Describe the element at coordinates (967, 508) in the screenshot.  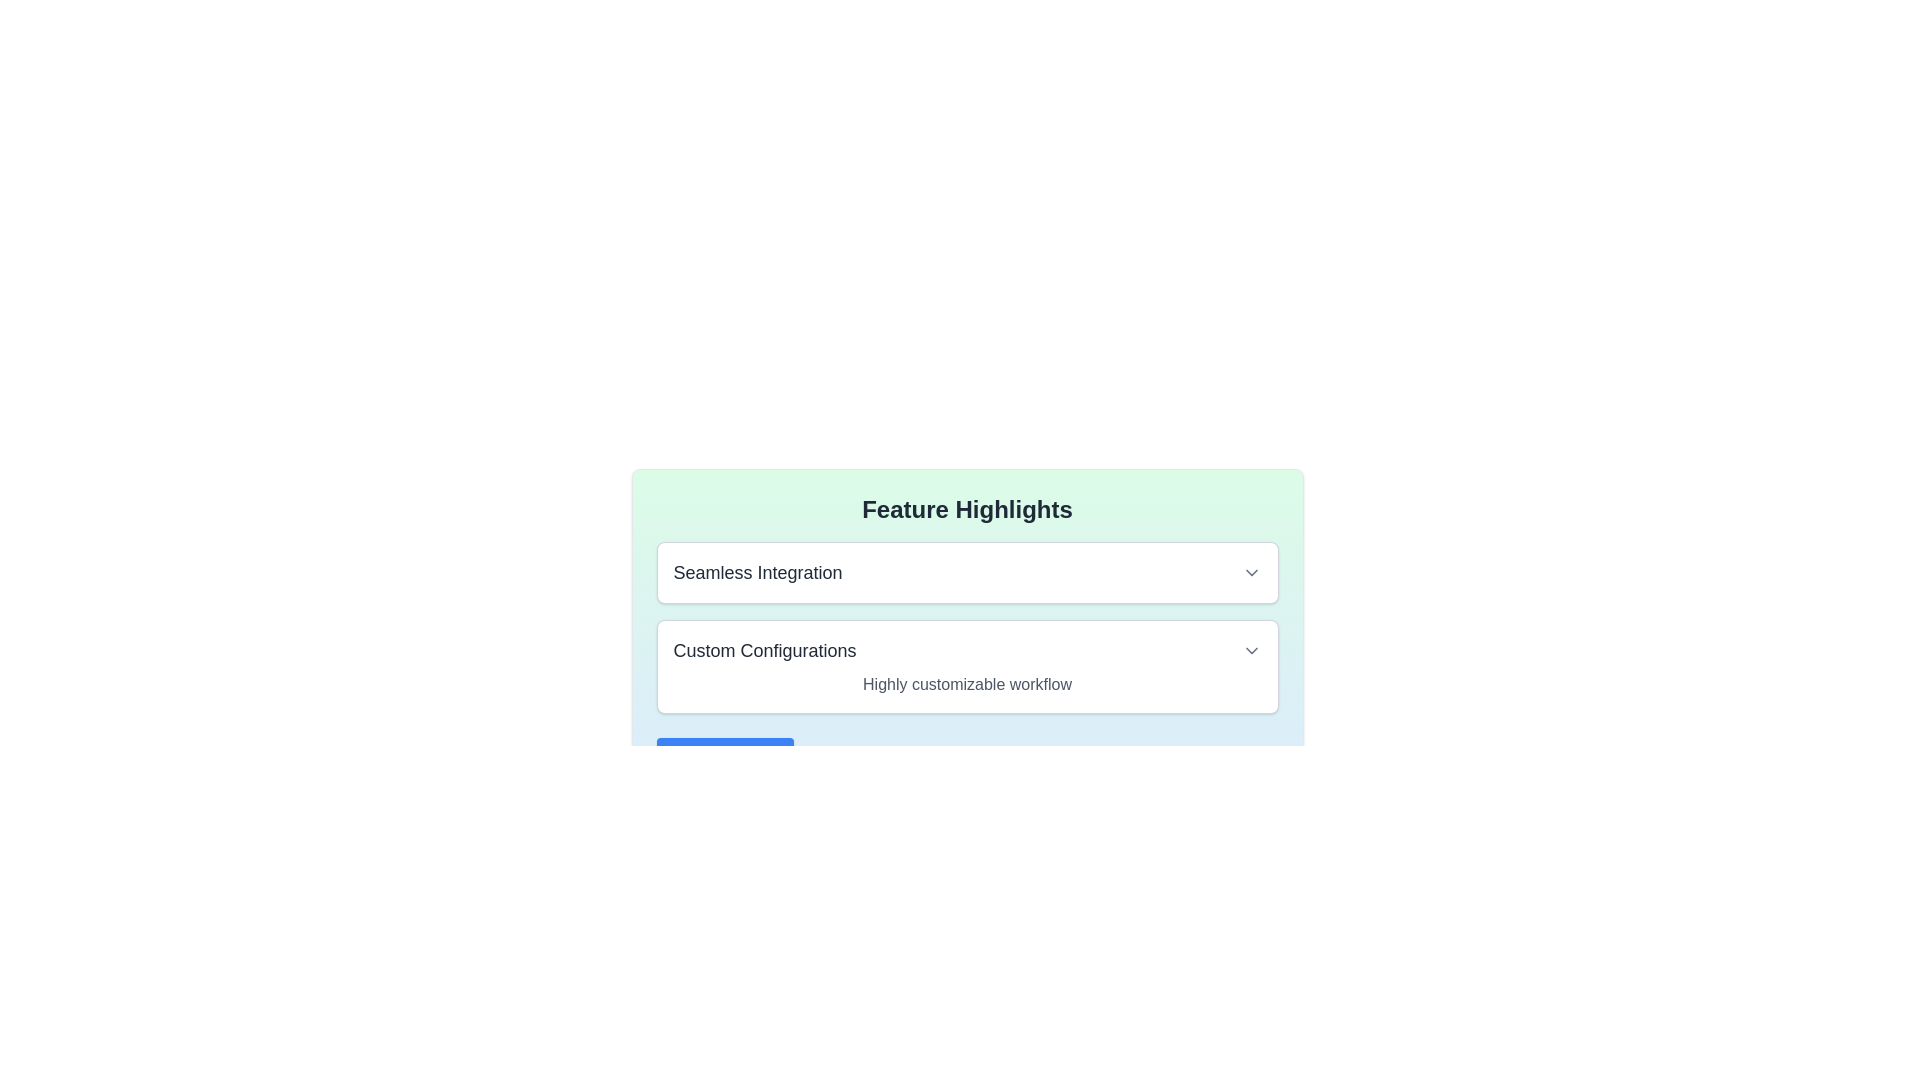
I see `the static text header labeled 'Feature Highlights' which is styled in bold, large font and positioned at the top center of its section with a light gradient background` at that location.